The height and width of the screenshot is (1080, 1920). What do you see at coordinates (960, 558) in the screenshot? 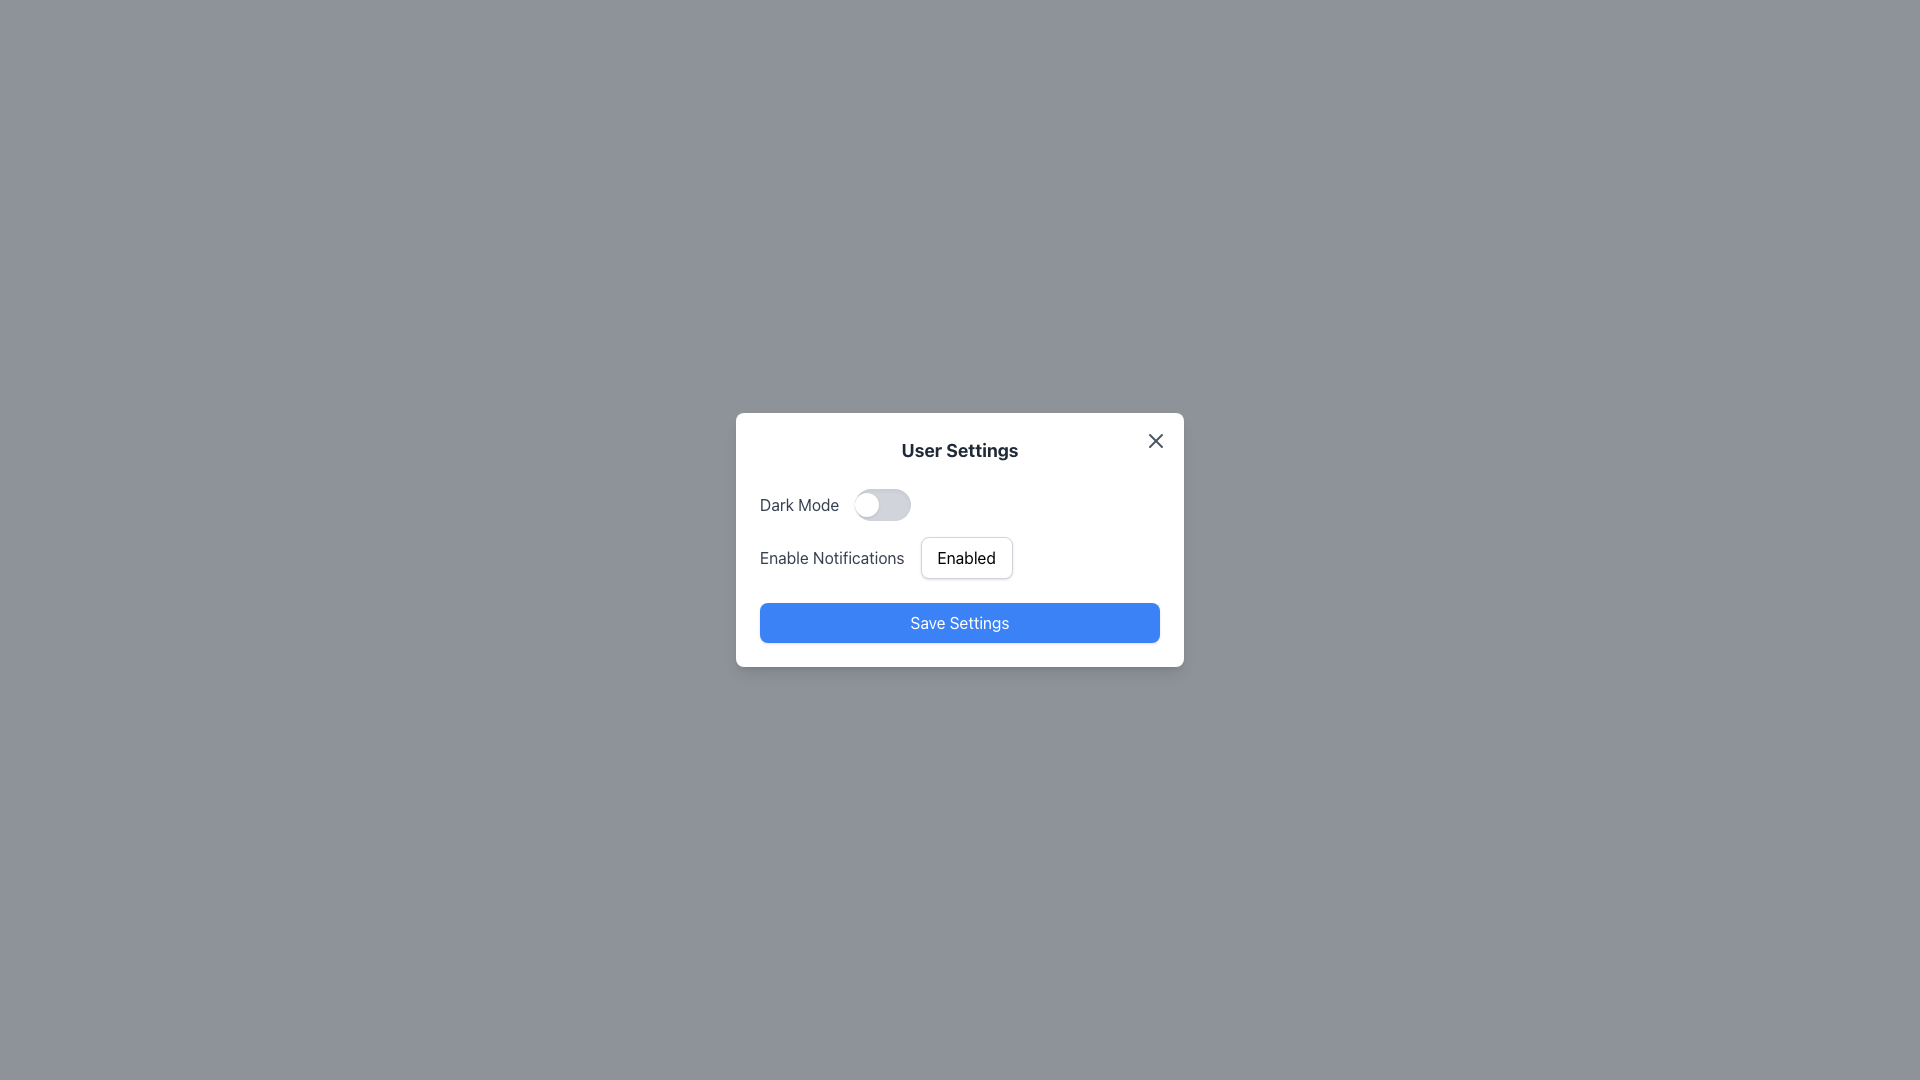
I see `the 'Enabled' button of the Toggle element for notification settings located in the lower part of the 'User Settings' dialog to change its state` at bounding box center [960, 558].